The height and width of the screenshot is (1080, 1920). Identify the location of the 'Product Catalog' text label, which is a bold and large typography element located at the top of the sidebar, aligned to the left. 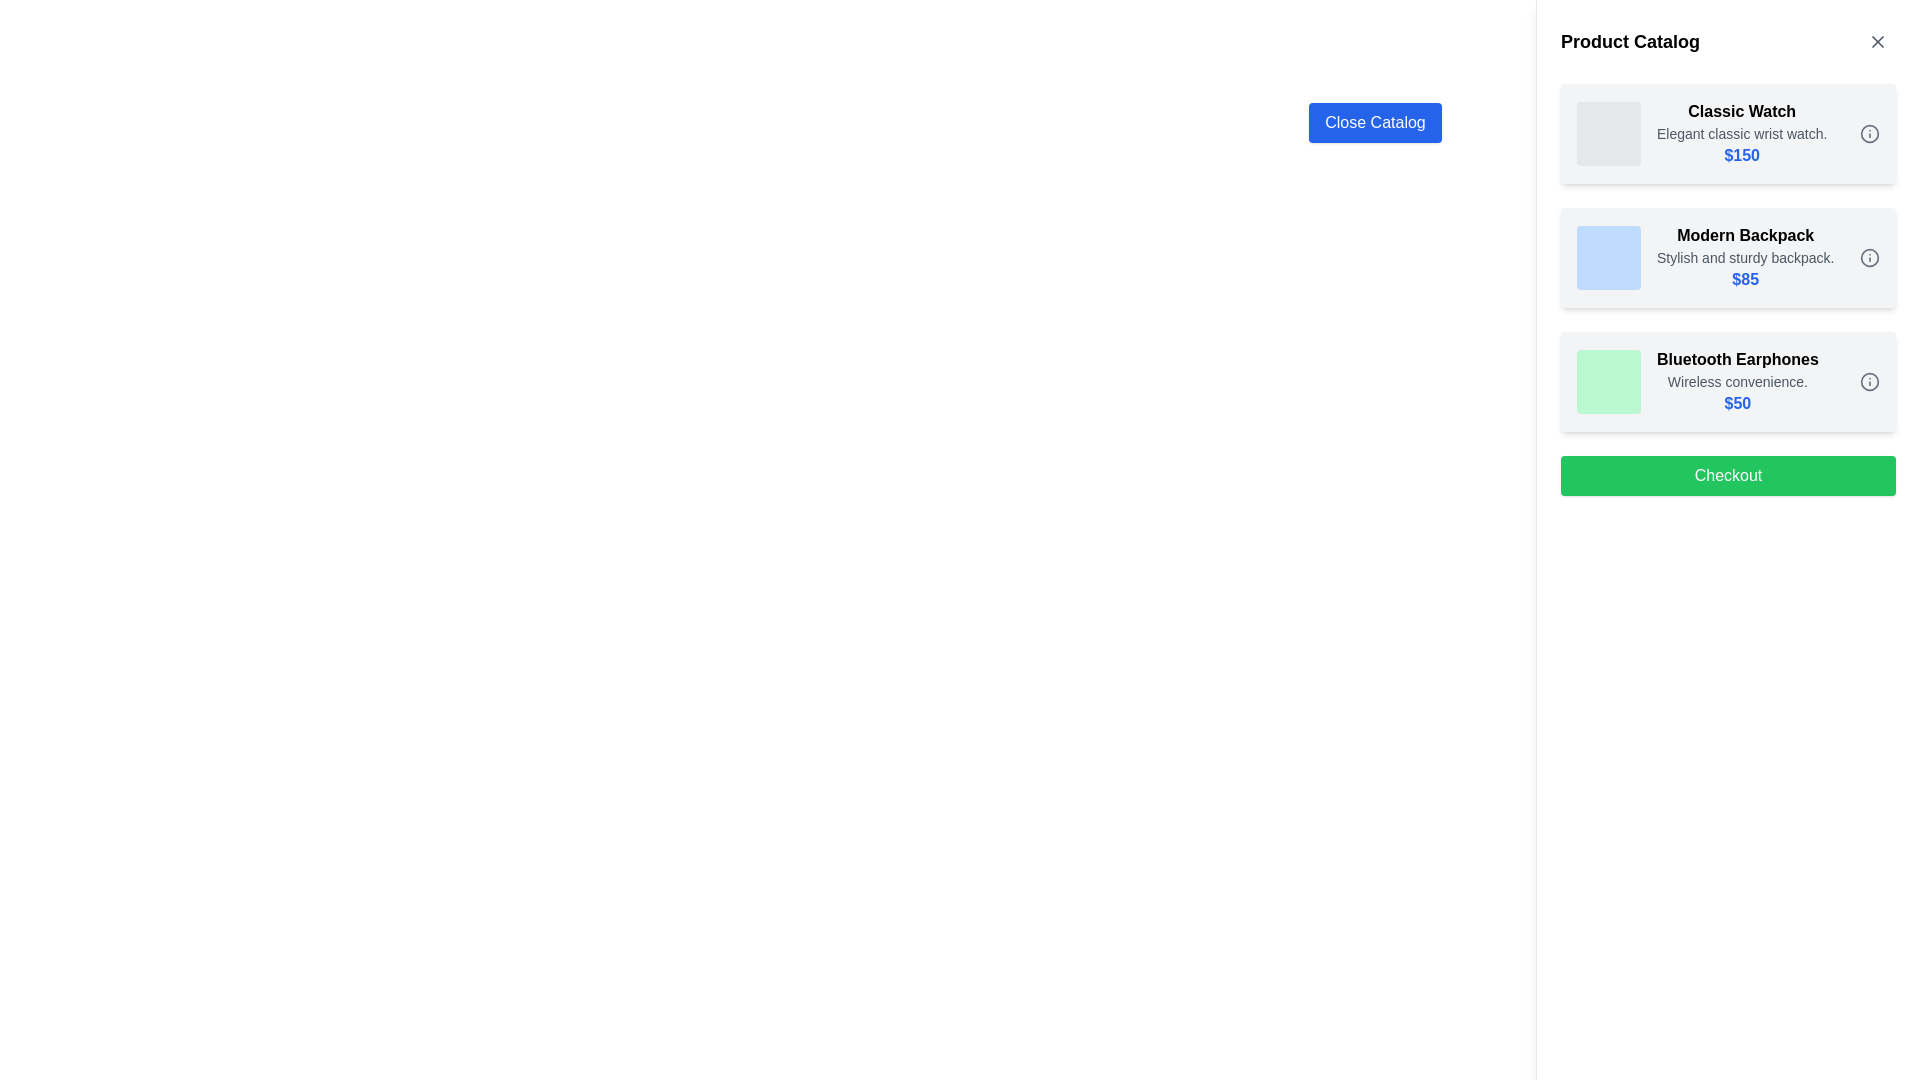
(1630, 42).